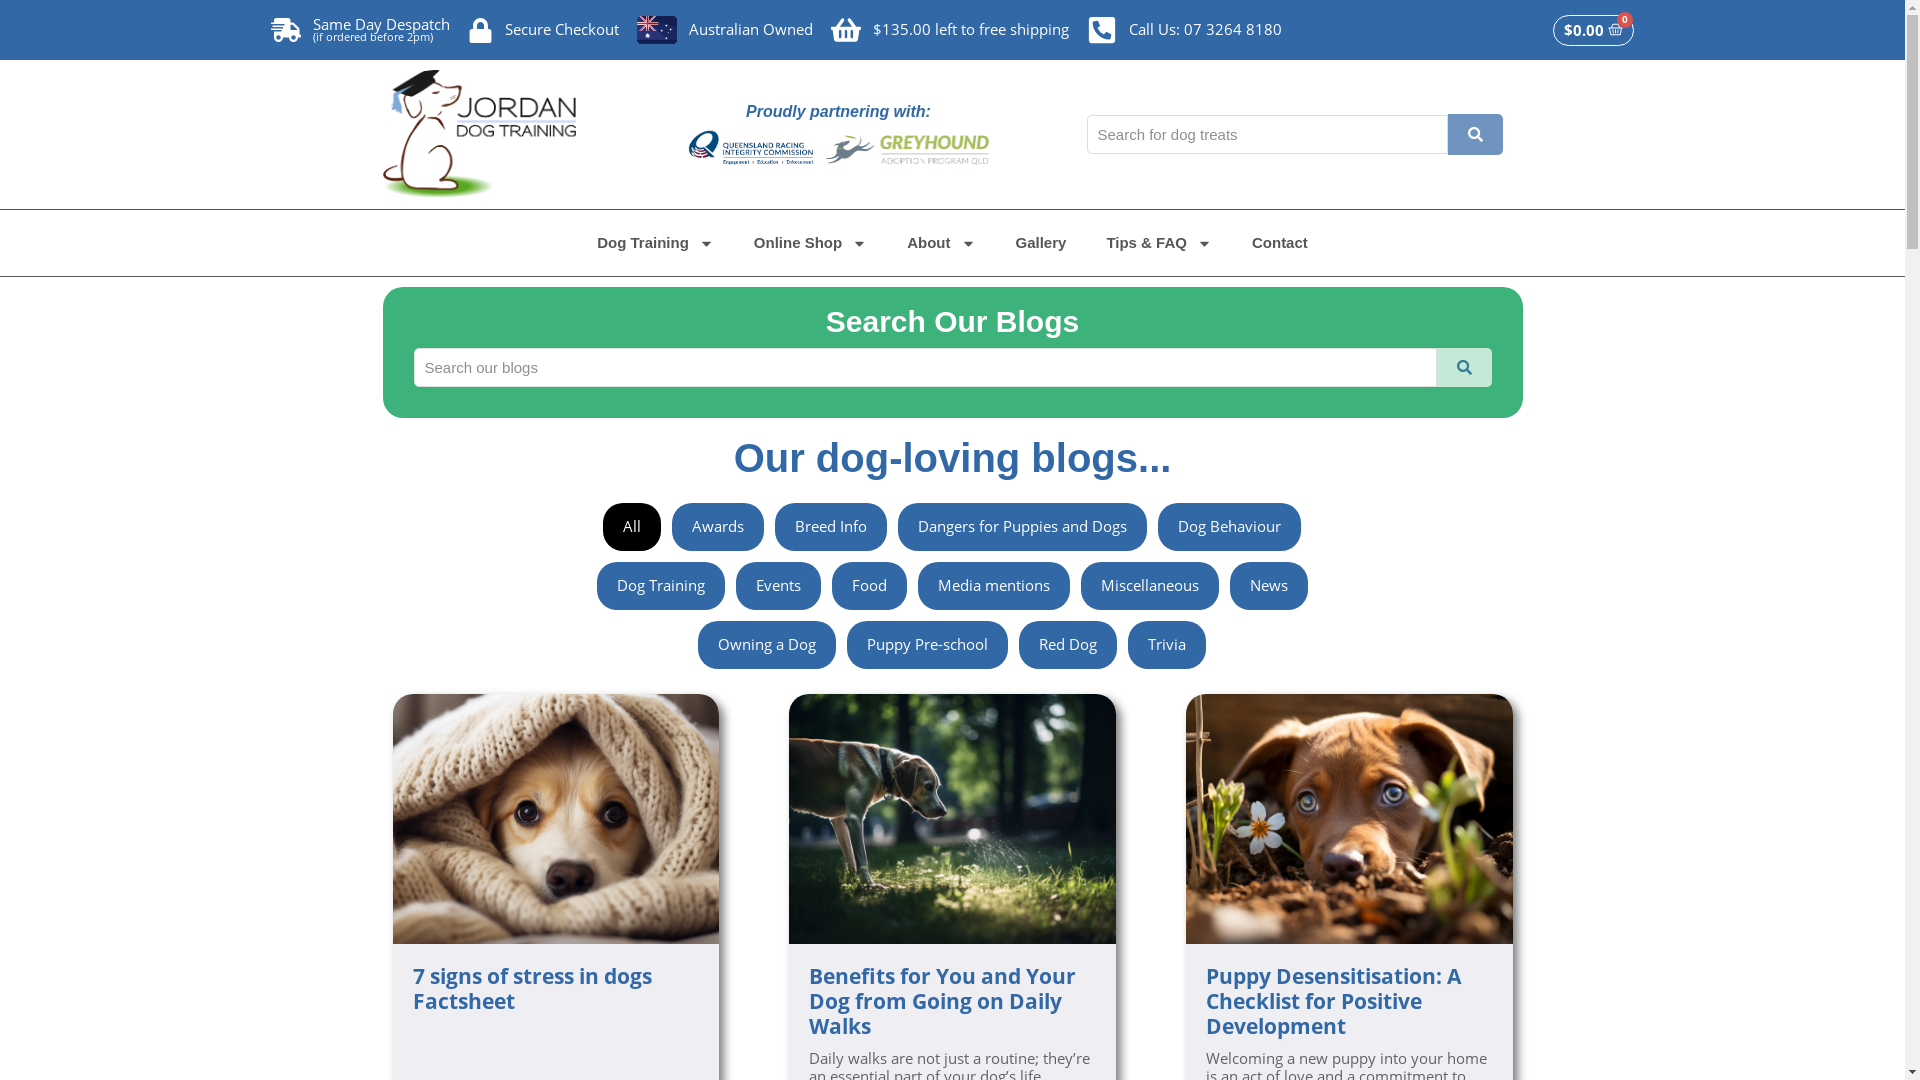 Image resolution: width=1920 pixels, height=1080 pixels. Describe the element at coordinates (555, 987) in the screenshot. I see `'7 signs of stress in dogs Factsheet'` at that location.